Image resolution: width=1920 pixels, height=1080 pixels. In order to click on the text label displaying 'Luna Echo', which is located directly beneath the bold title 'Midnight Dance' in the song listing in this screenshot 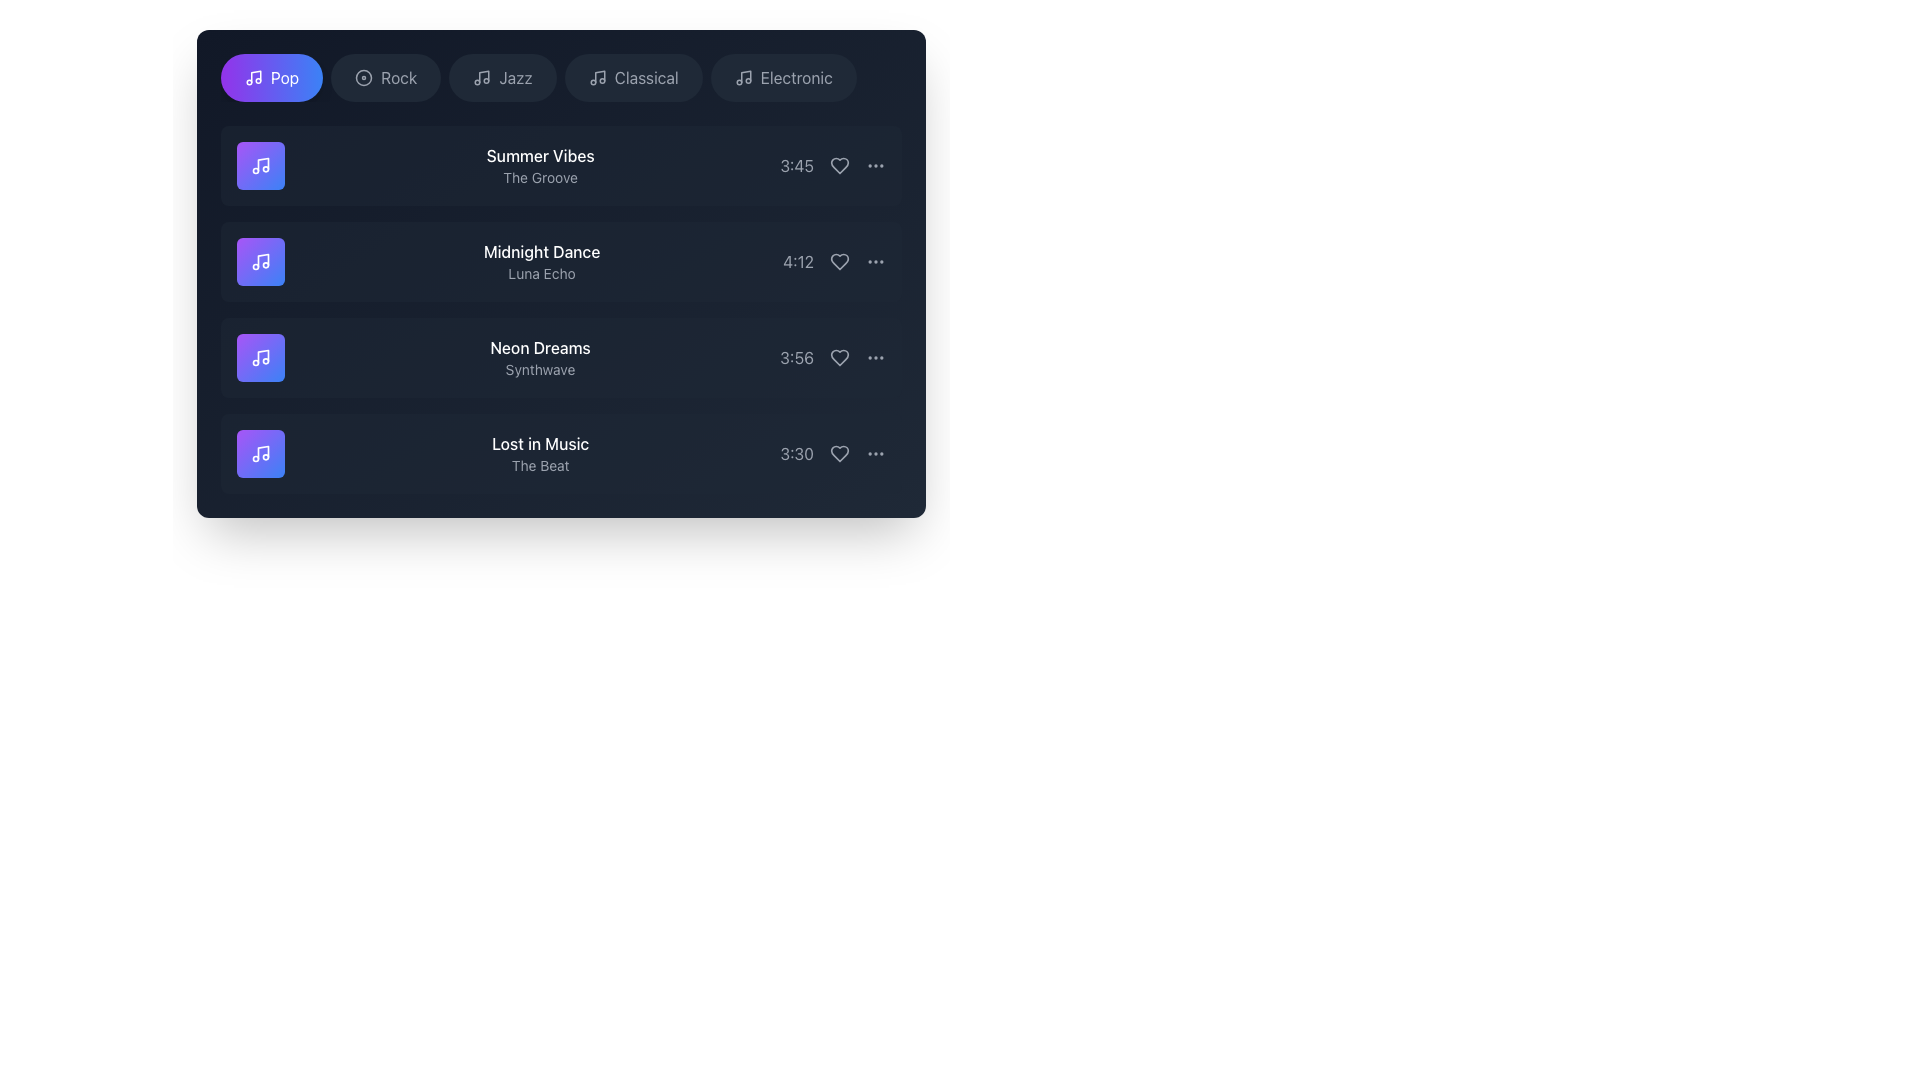, I will do `click(542, 273)`.